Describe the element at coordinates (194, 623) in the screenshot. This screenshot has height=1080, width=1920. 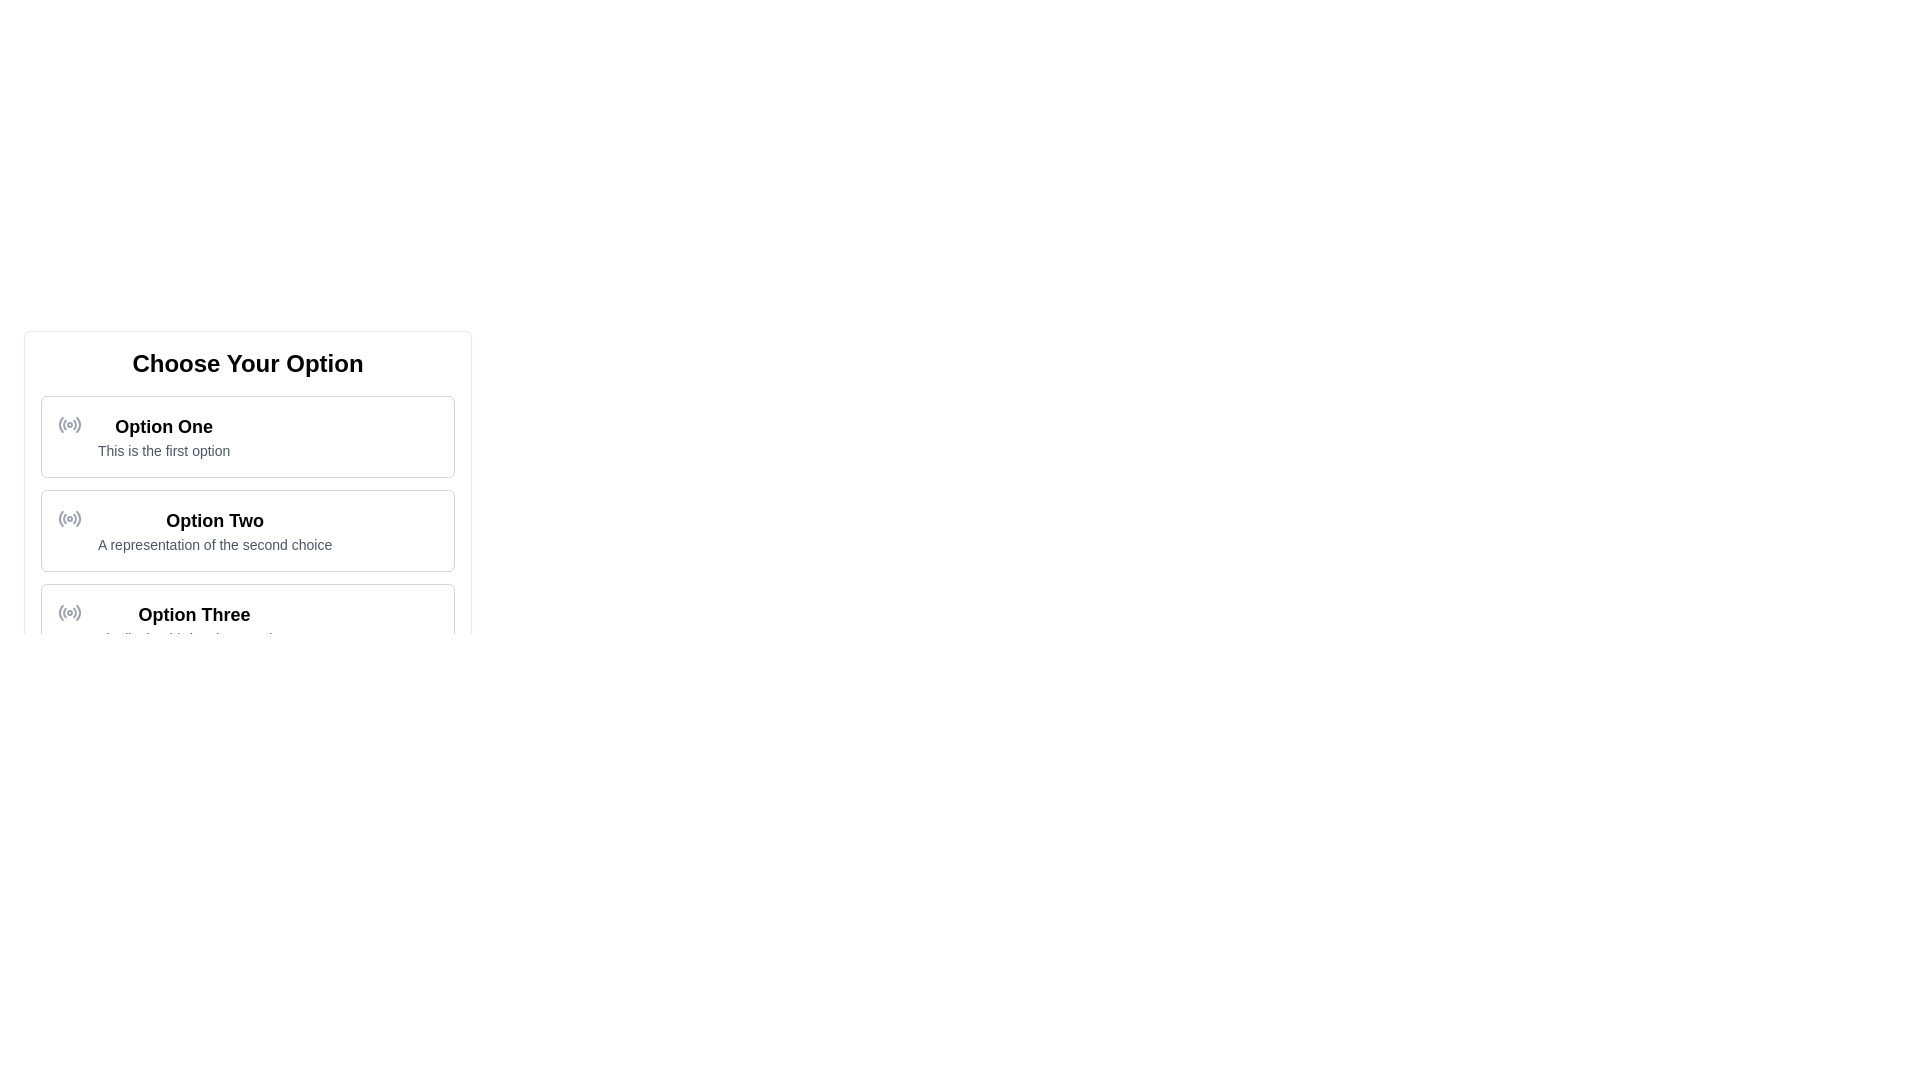
I see `the third list item that displays the title and description of the option, located below 'Option One' and 'Option Two'` at that location.